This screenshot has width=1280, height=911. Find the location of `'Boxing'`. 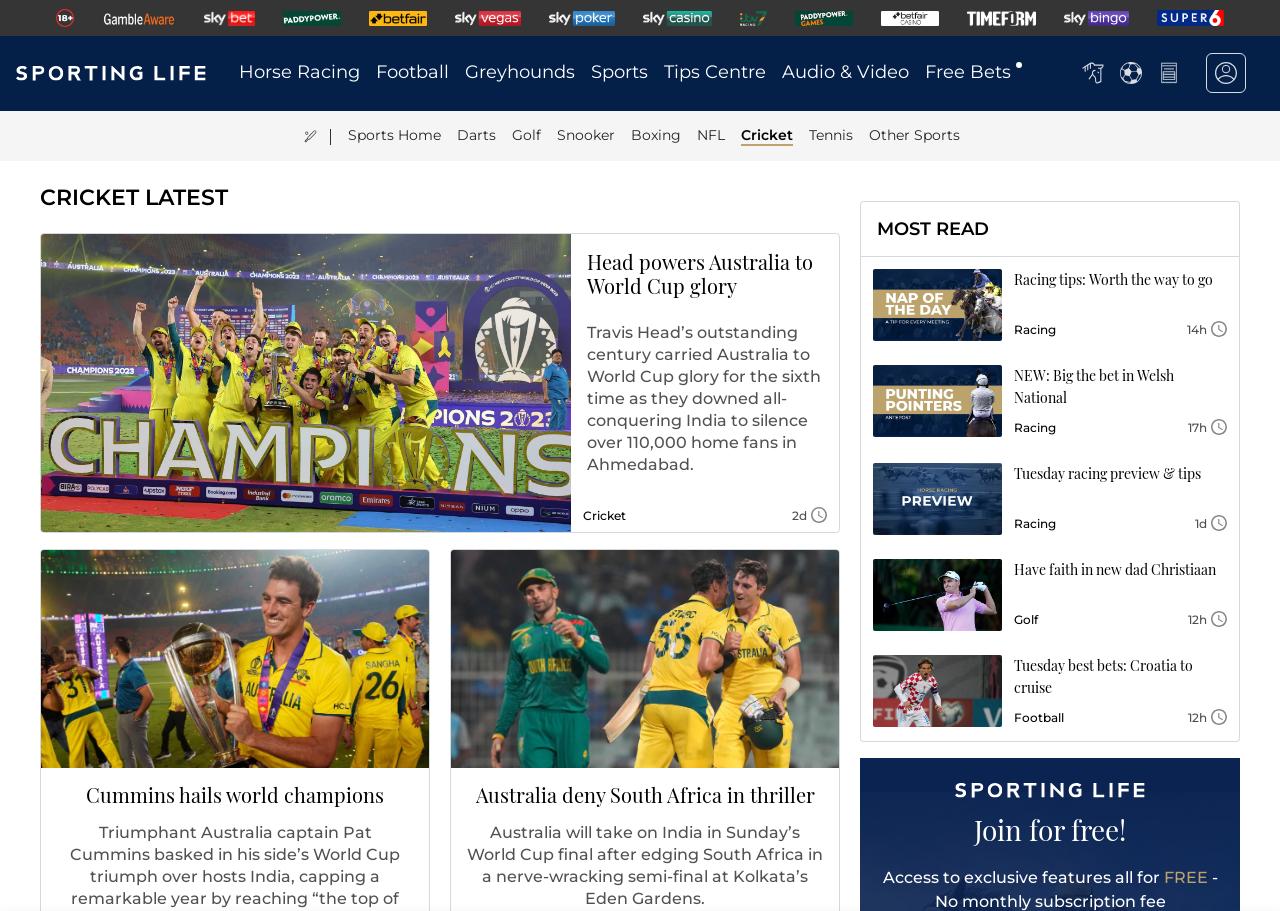

'Boxing' is located at coordinates (656, 134).